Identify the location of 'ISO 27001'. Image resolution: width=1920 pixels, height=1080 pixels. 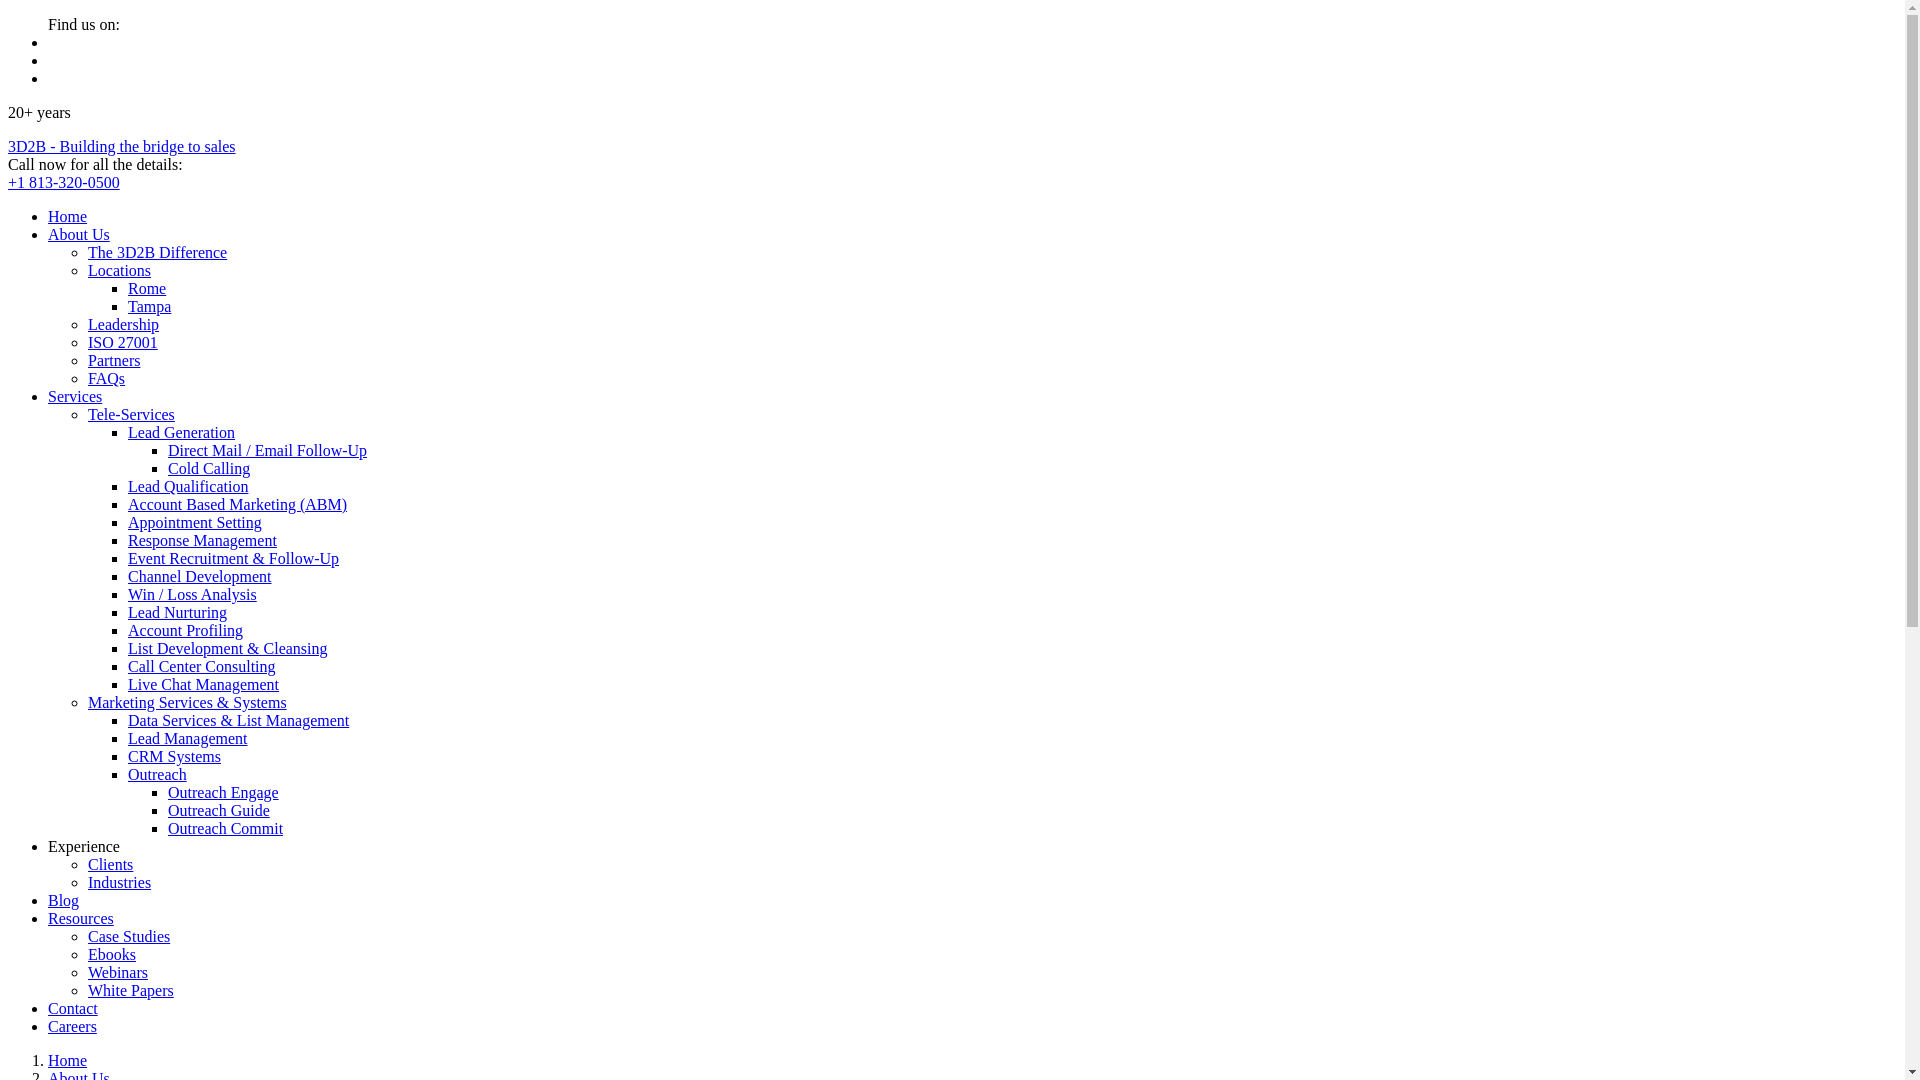
(122, 341).